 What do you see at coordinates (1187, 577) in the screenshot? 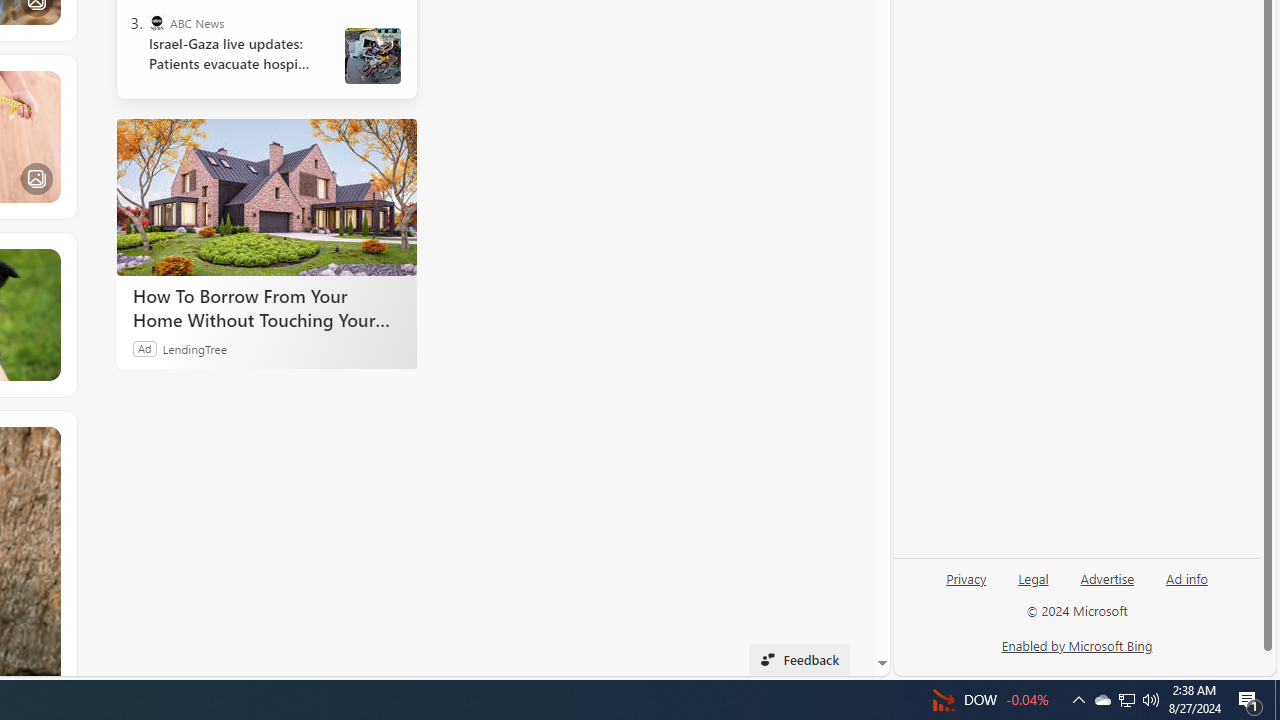
I see `'Ad info'` at bounding box center [1187, 577].